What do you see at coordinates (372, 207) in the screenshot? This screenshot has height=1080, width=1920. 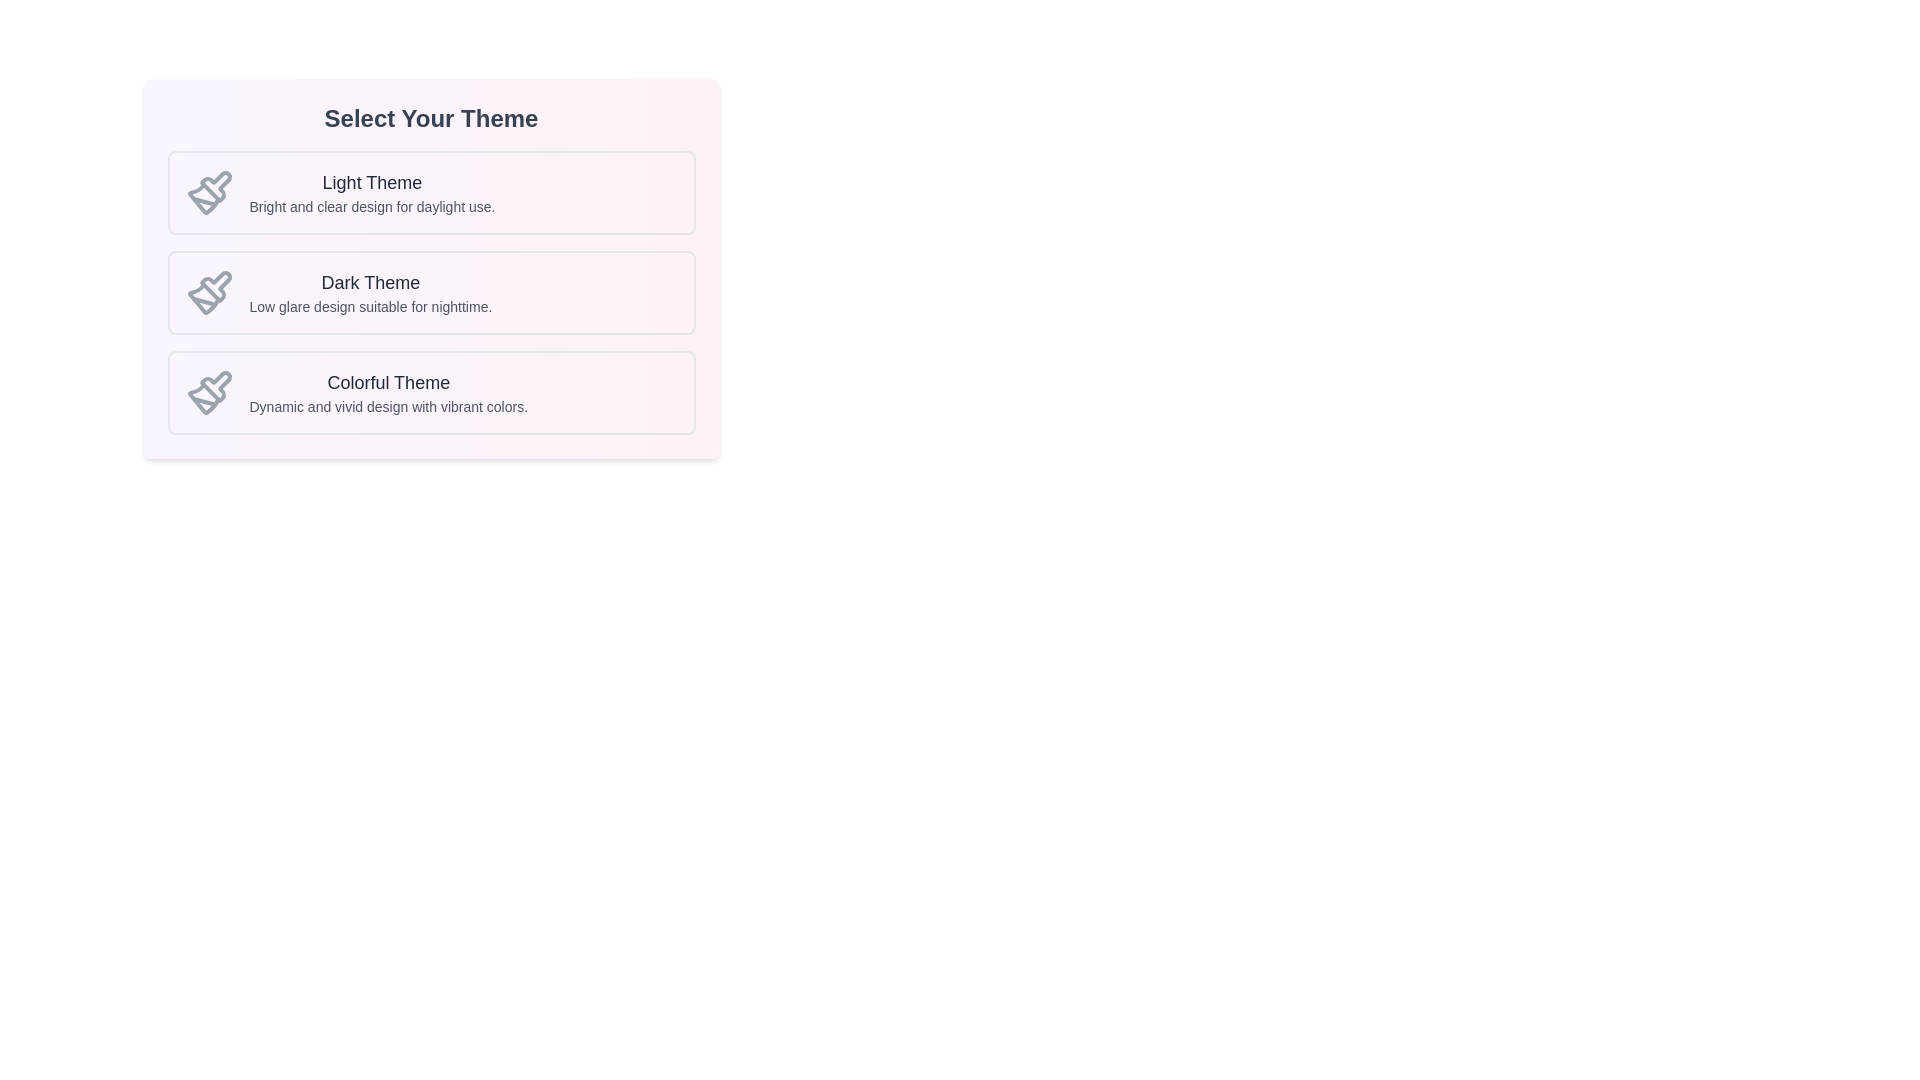 I see `the descriptive text block that reads 'Bright and clear design` at bounding box center [372, 207].